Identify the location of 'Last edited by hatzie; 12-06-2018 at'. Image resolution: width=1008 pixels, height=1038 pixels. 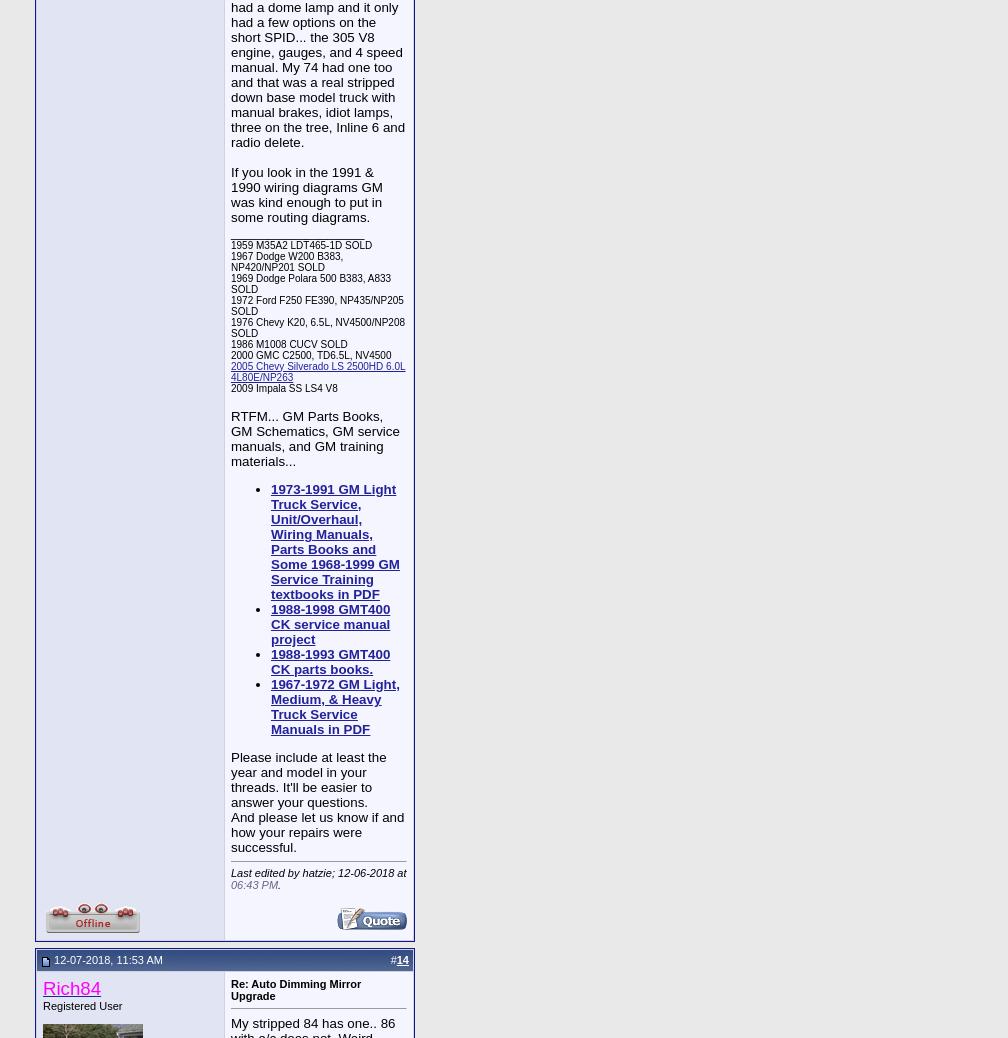
(318, 872).